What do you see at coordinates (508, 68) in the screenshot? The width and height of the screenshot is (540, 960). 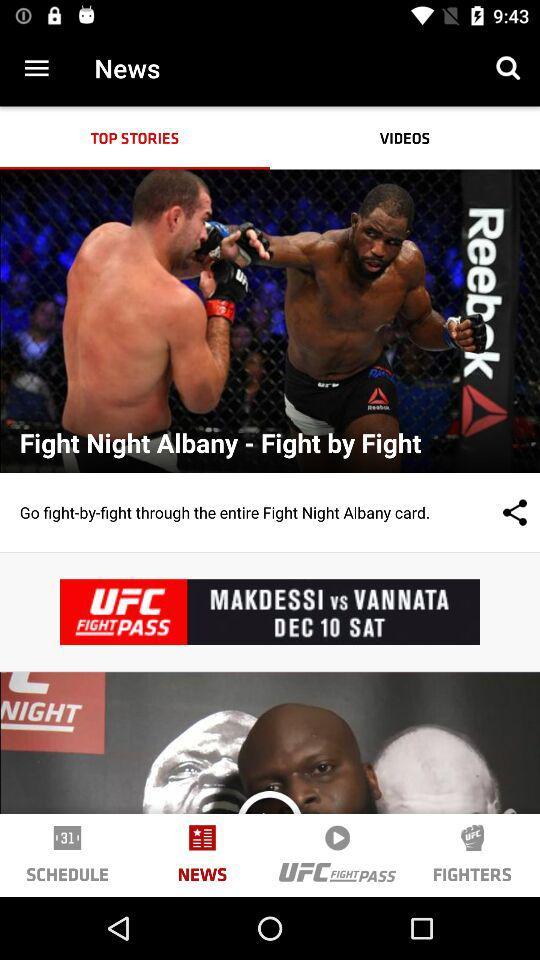 I see `icon next to news icon` at bounding box center [508, 68].